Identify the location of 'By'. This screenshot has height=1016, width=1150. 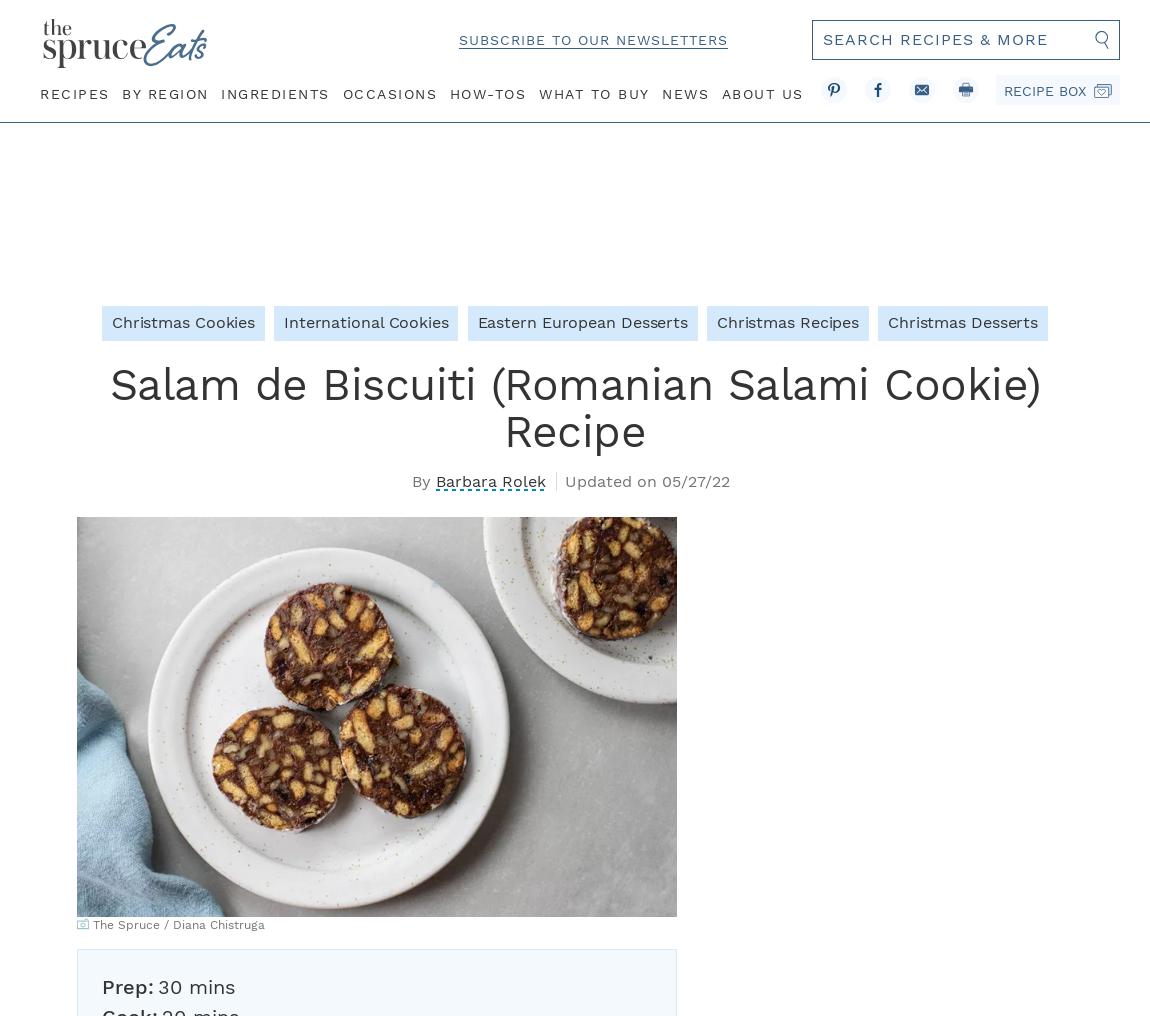
(412, 480).